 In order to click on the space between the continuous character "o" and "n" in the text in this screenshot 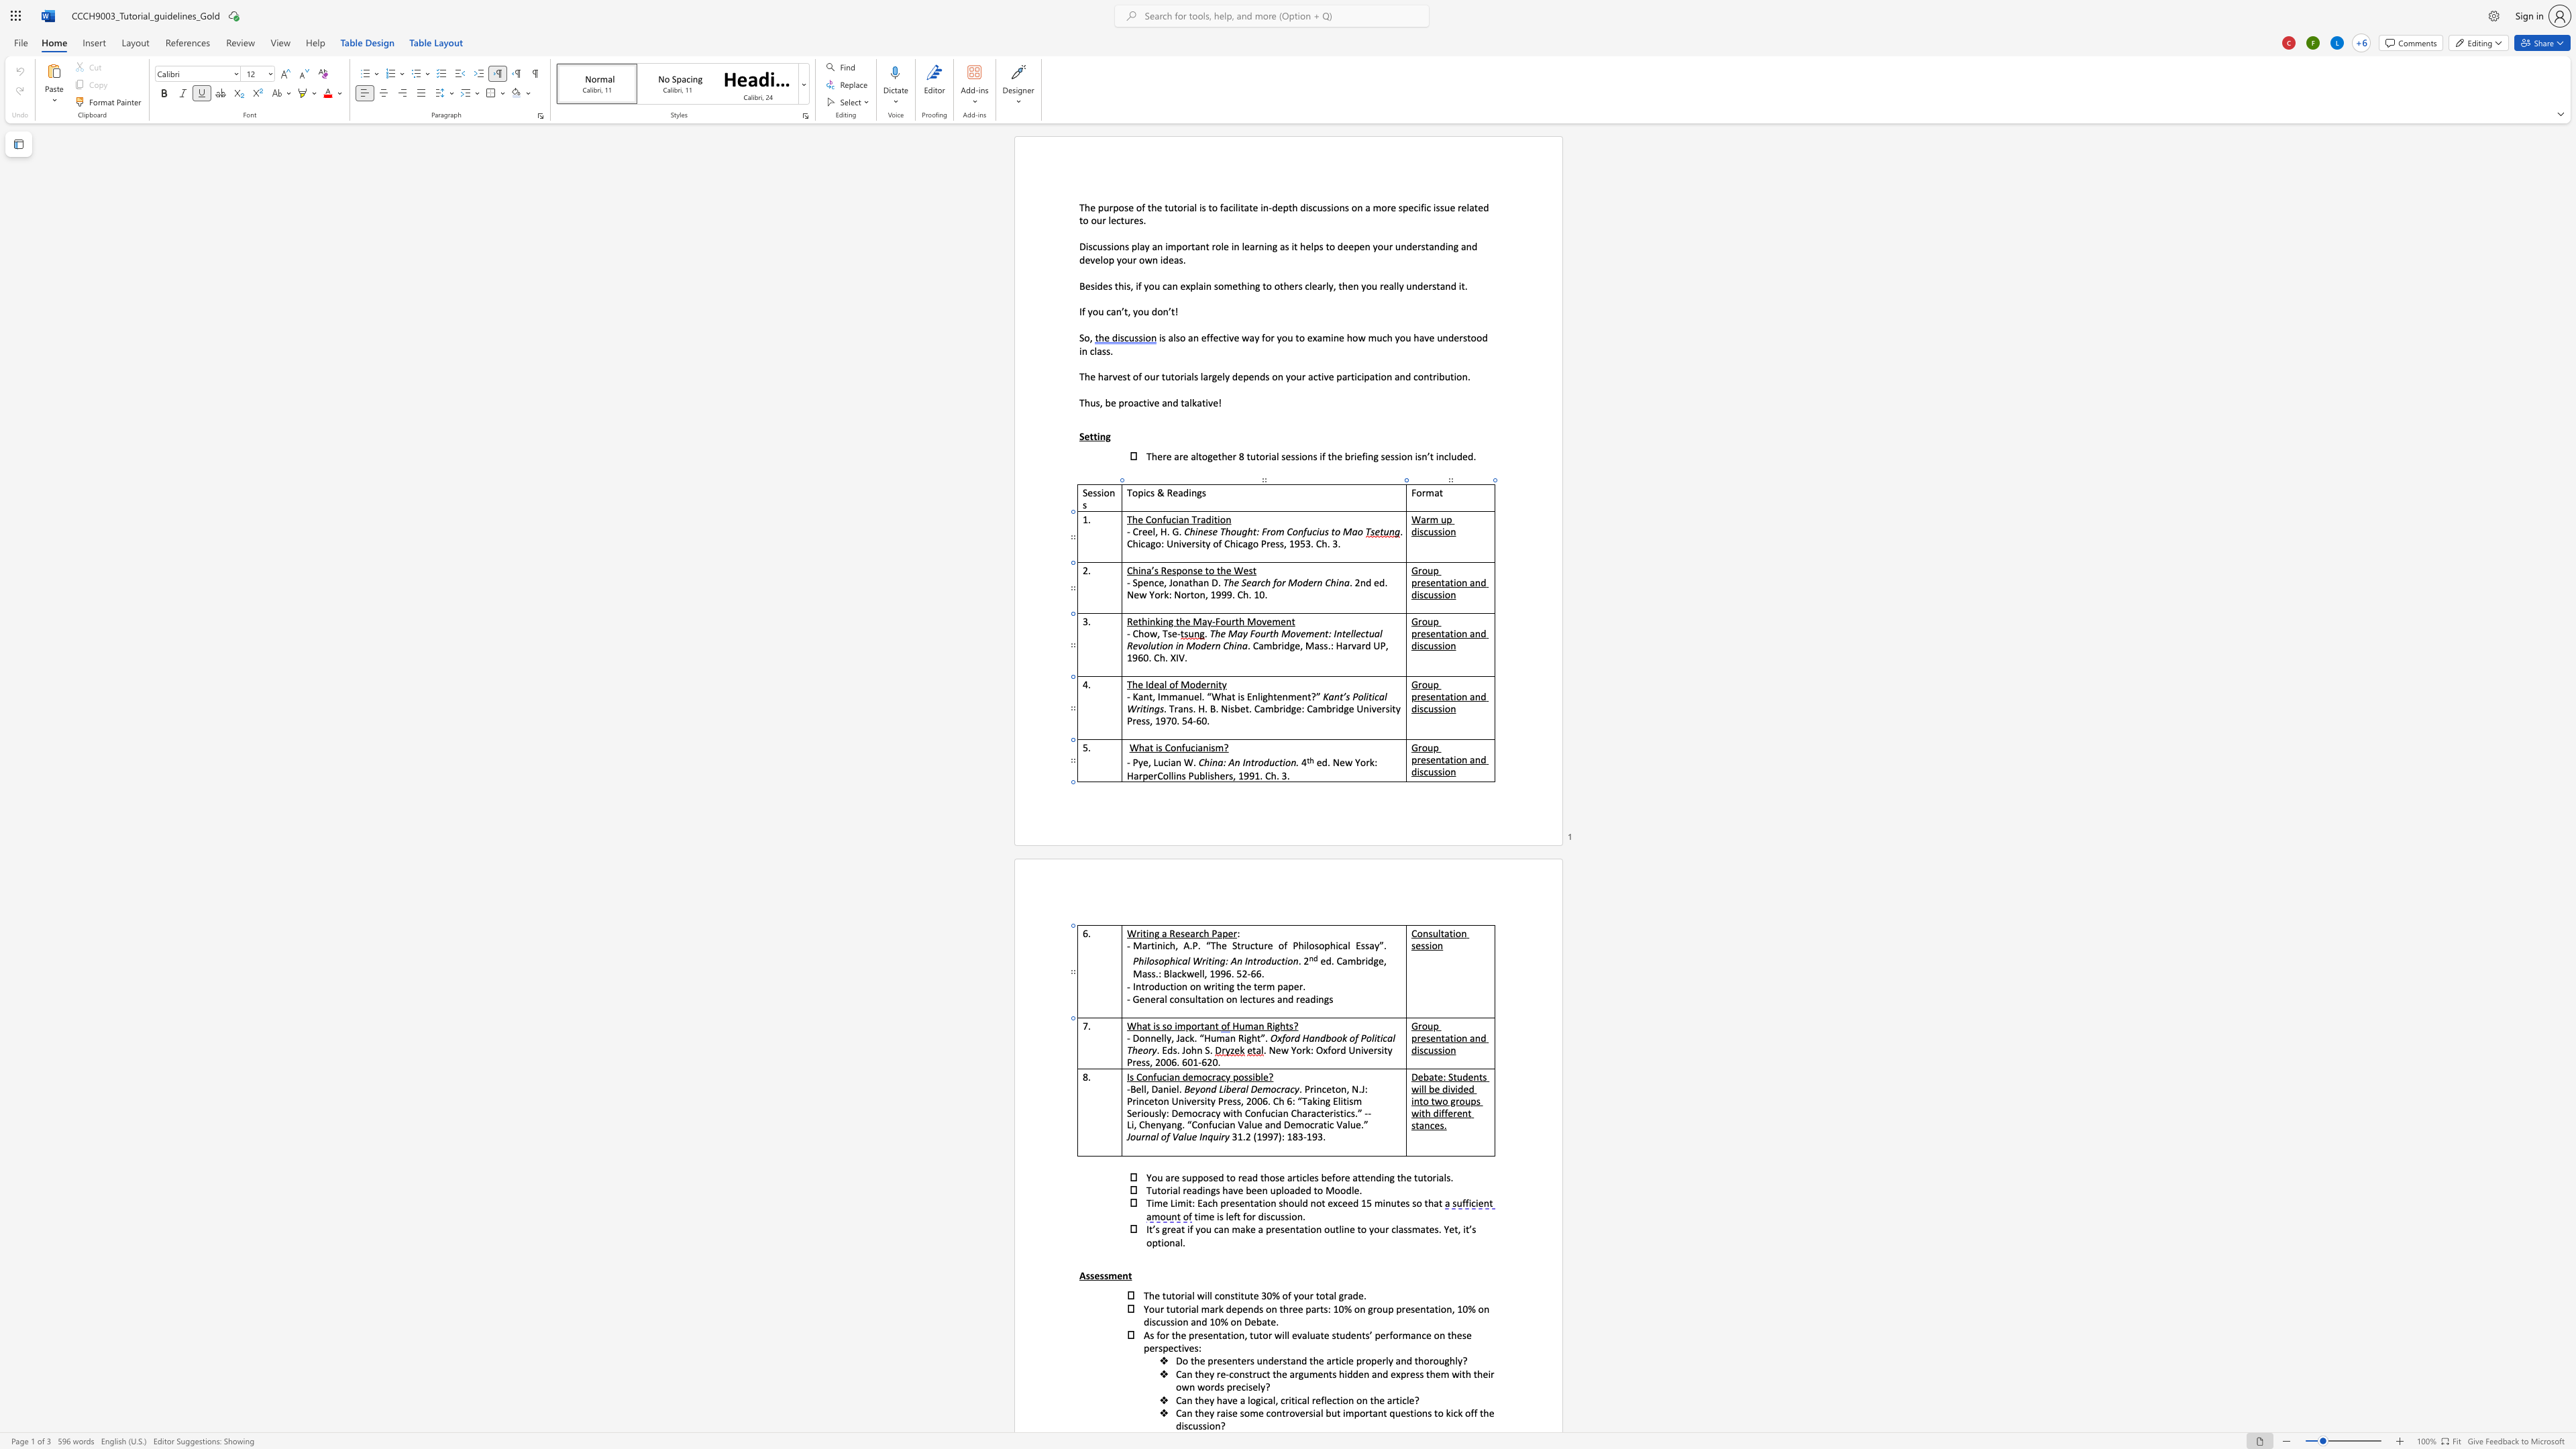, I will do `click(1292, 960)`.